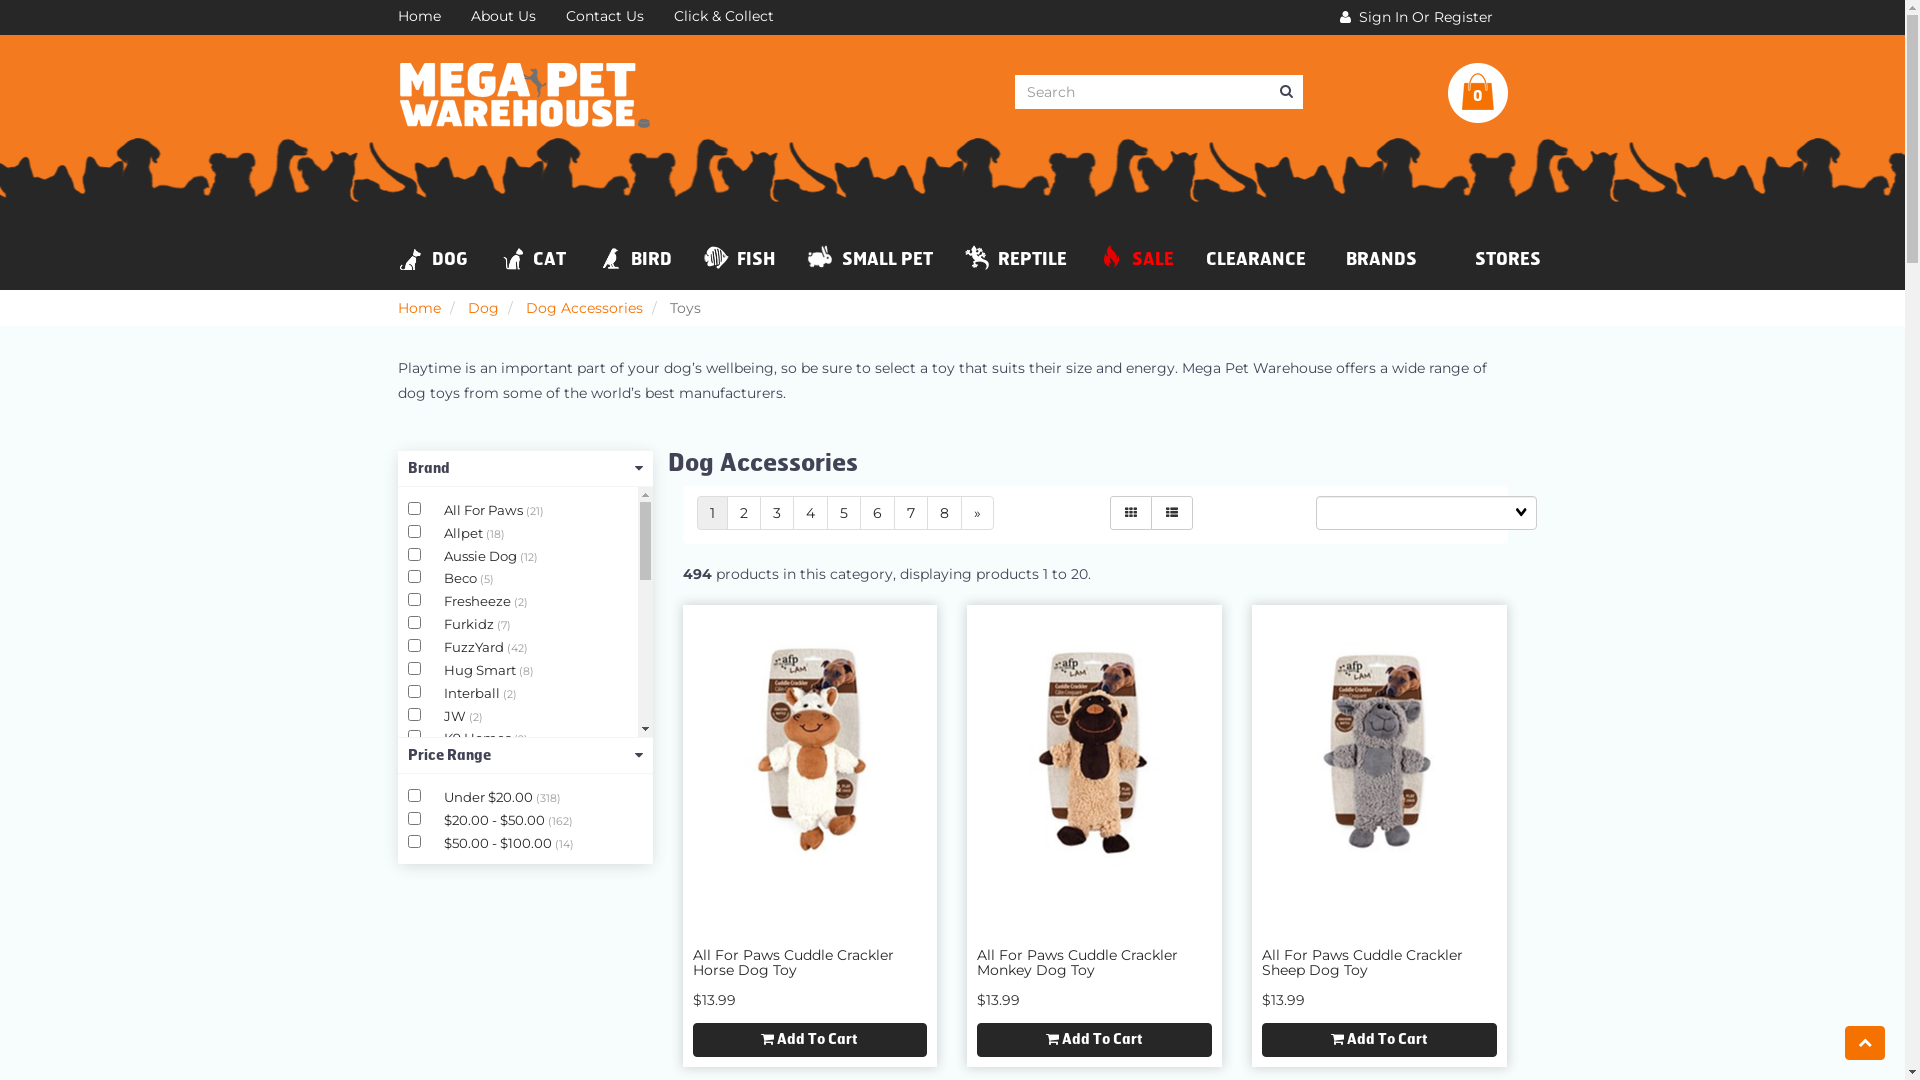 This screenshot has height=1080, width=1920. Describe the element at coordinates (1376, 258) in the screenshot. I see `'BRANDS'` at that location.